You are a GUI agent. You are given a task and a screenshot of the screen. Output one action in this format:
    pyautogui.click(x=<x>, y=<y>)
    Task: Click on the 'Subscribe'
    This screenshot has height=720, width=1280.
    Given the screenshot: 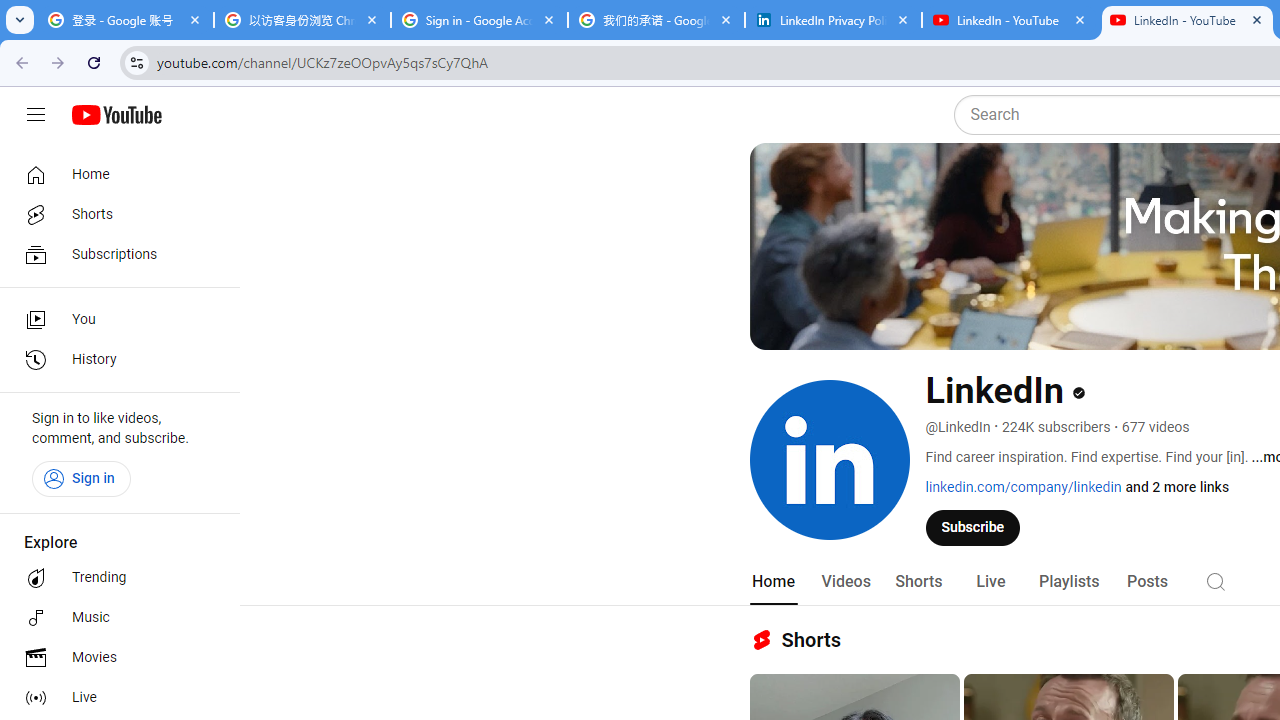 What is the action you would take?
    pyautogui.click(x=973, y=526)
    